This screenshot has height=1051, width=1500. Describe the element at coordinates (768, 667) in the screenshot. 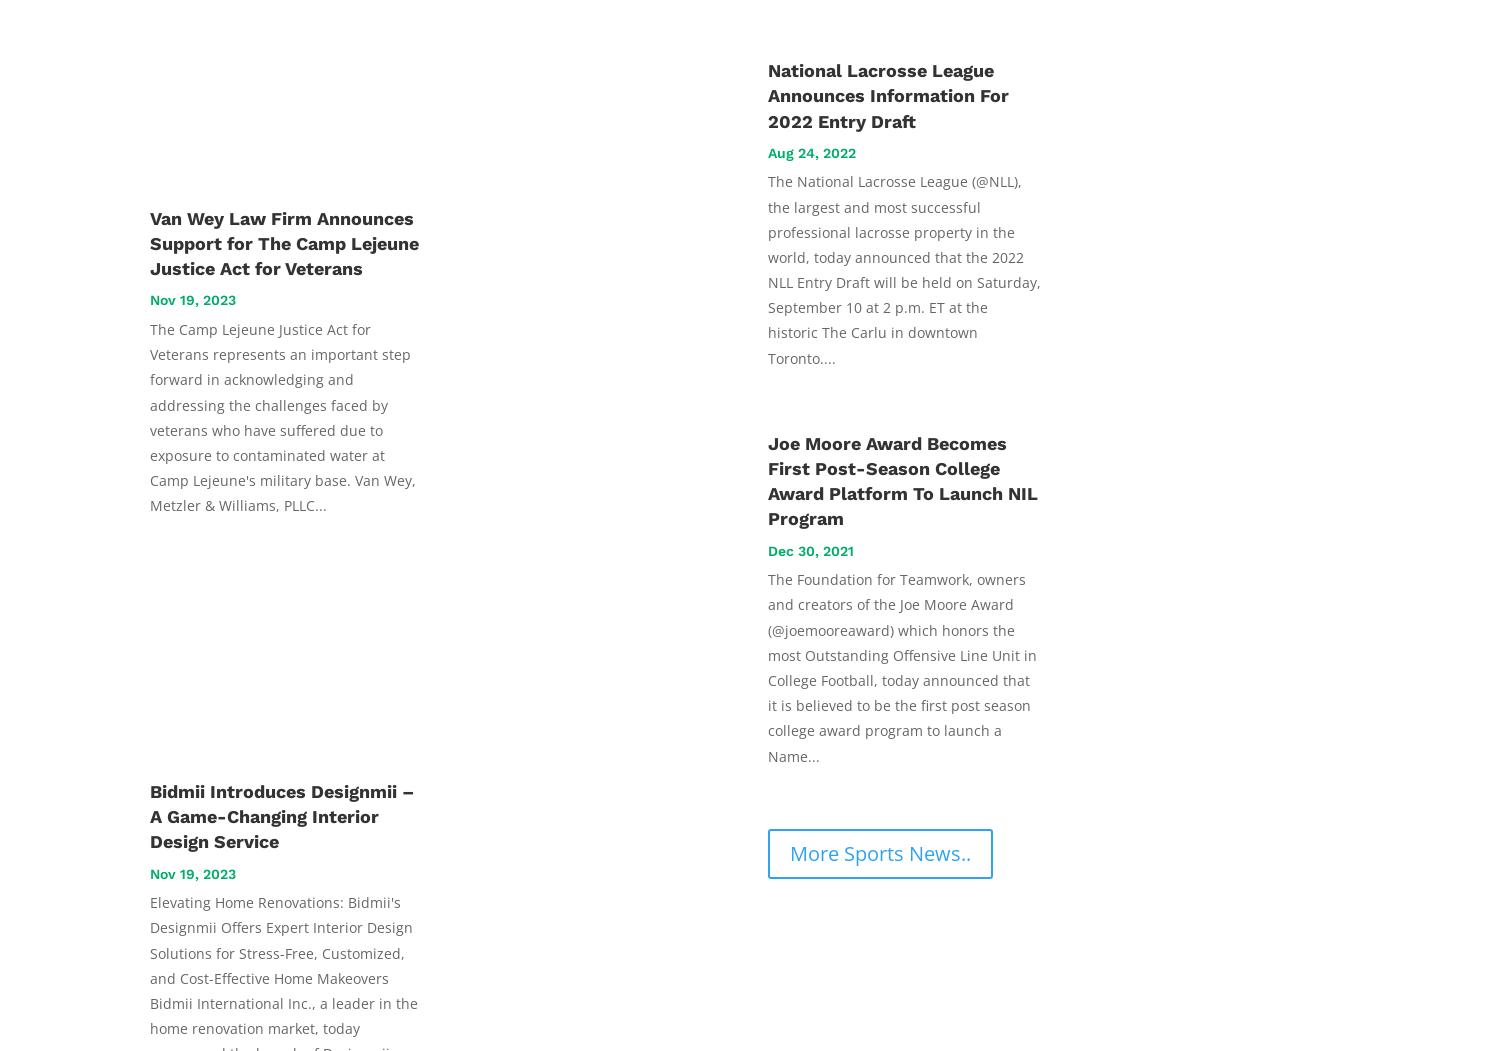

I see `'The Foundation for Teamwork, owners and creators of the Joe Moore Award (@joemooreaward) which honors the most Outstanding Offensive Line Unit in College Football, today announced that it is believed to be the first post season college award program to launch a Name...'` at that location.